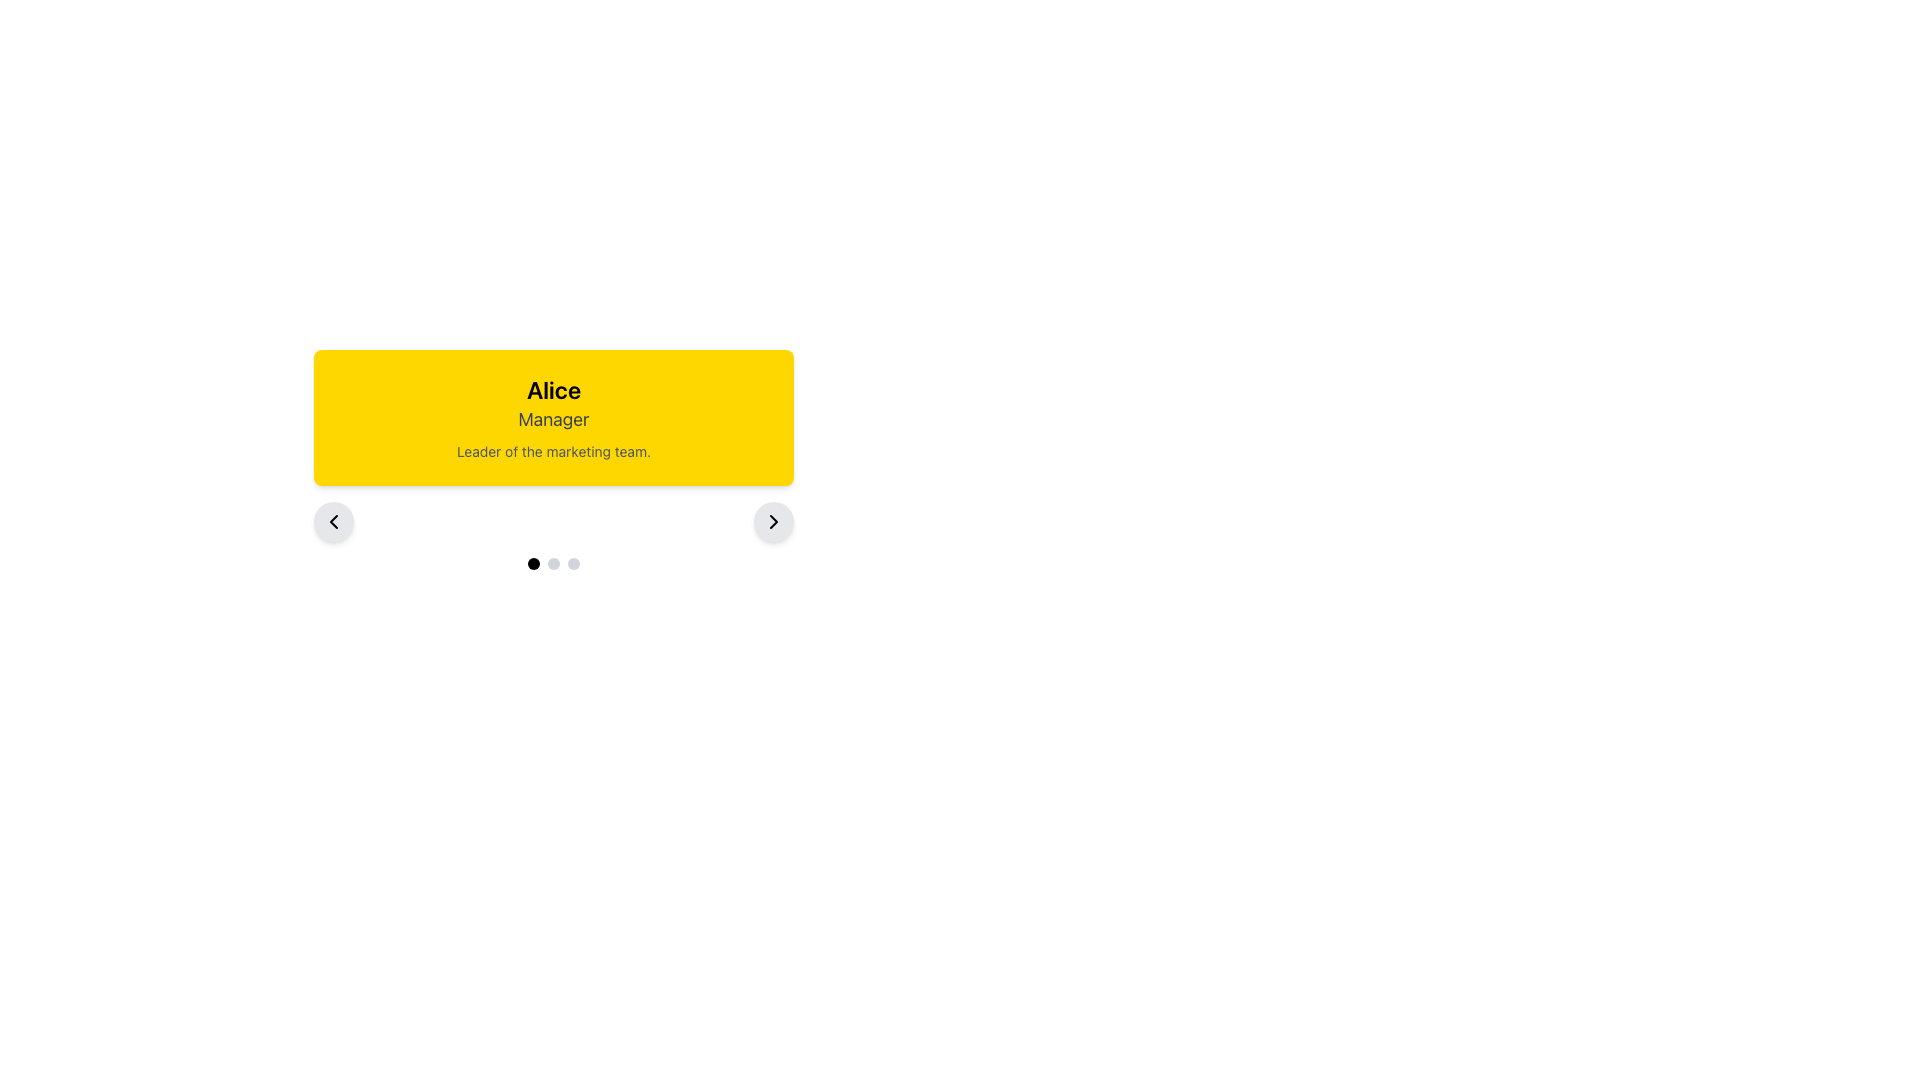  I want to click on the rightward arrow icon, which is a triangular chevron styled in black, located at the bottom-right of the highlighted card, so click(772, 520).